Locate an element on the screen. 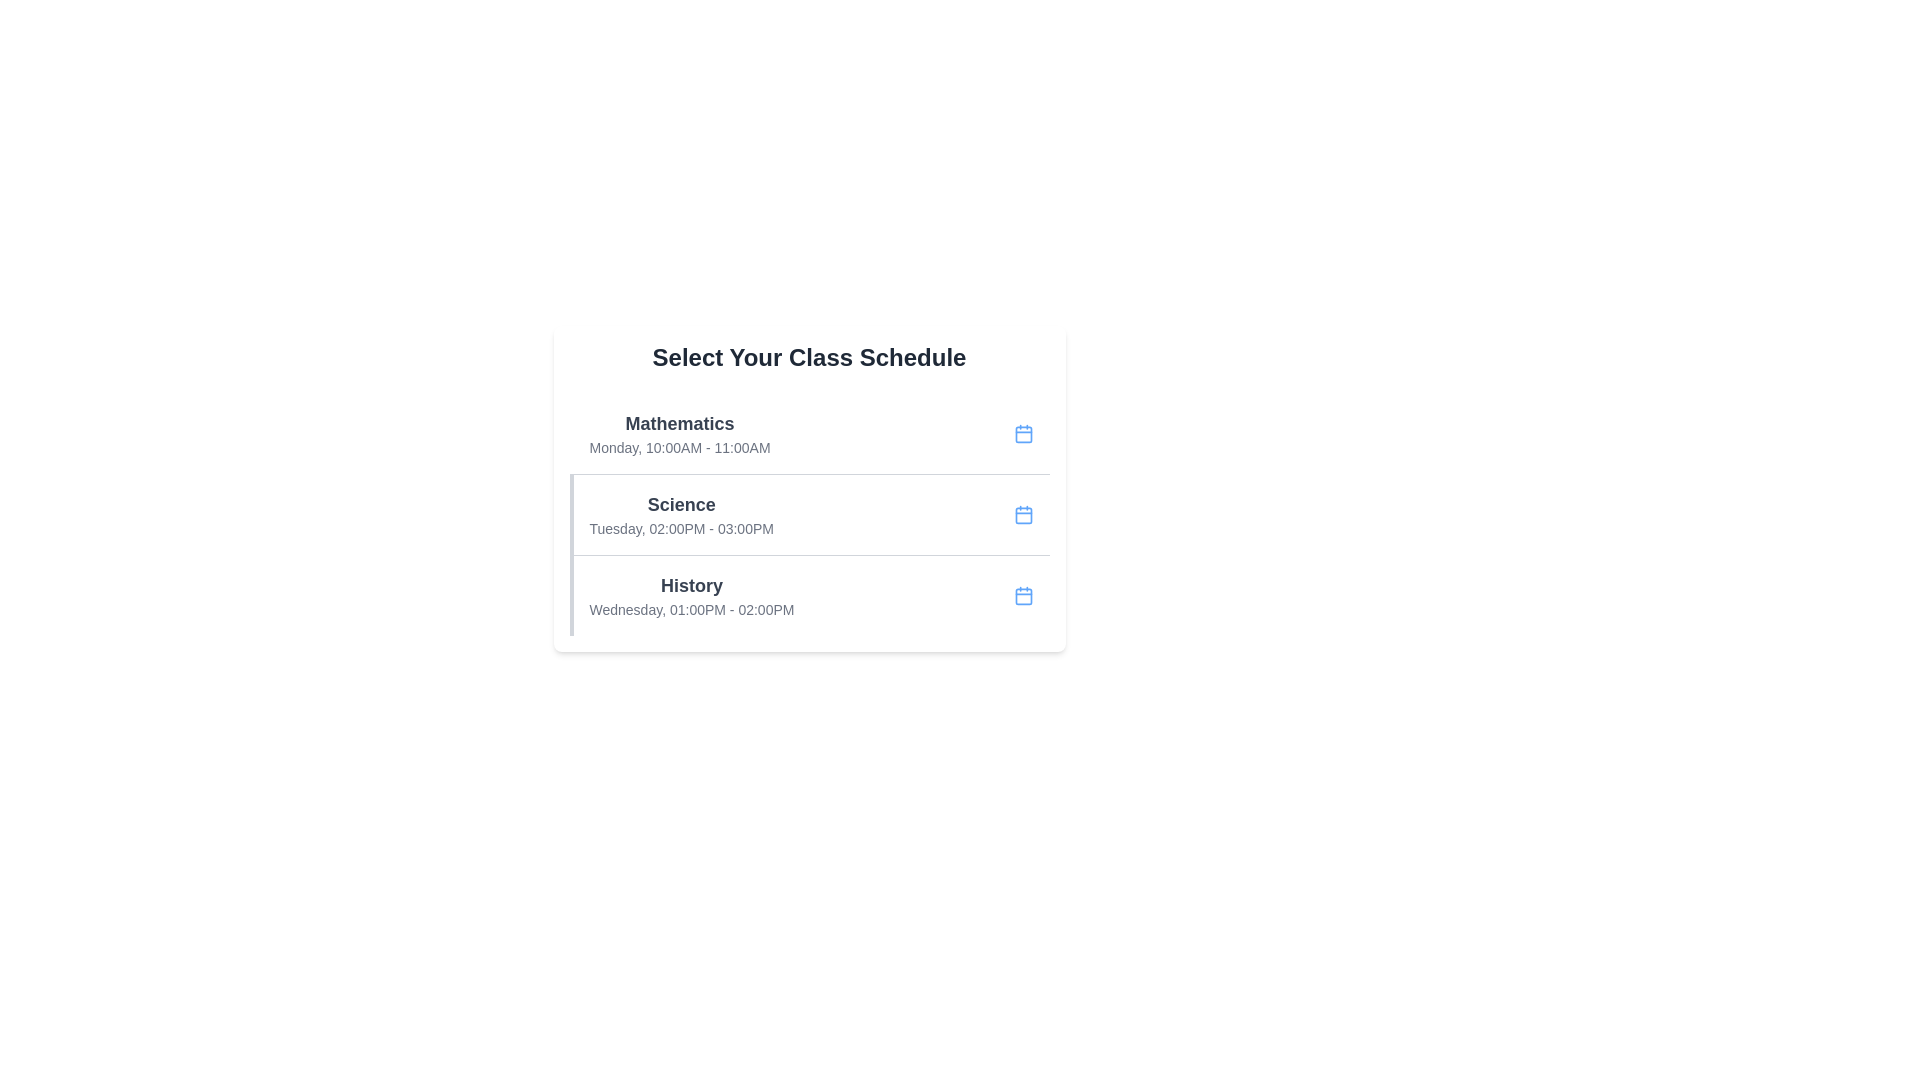  the text block containing the words 'Science' and 'Tuesday, 02:00PM - 03:00PM' is located at coordinates (681, 514).